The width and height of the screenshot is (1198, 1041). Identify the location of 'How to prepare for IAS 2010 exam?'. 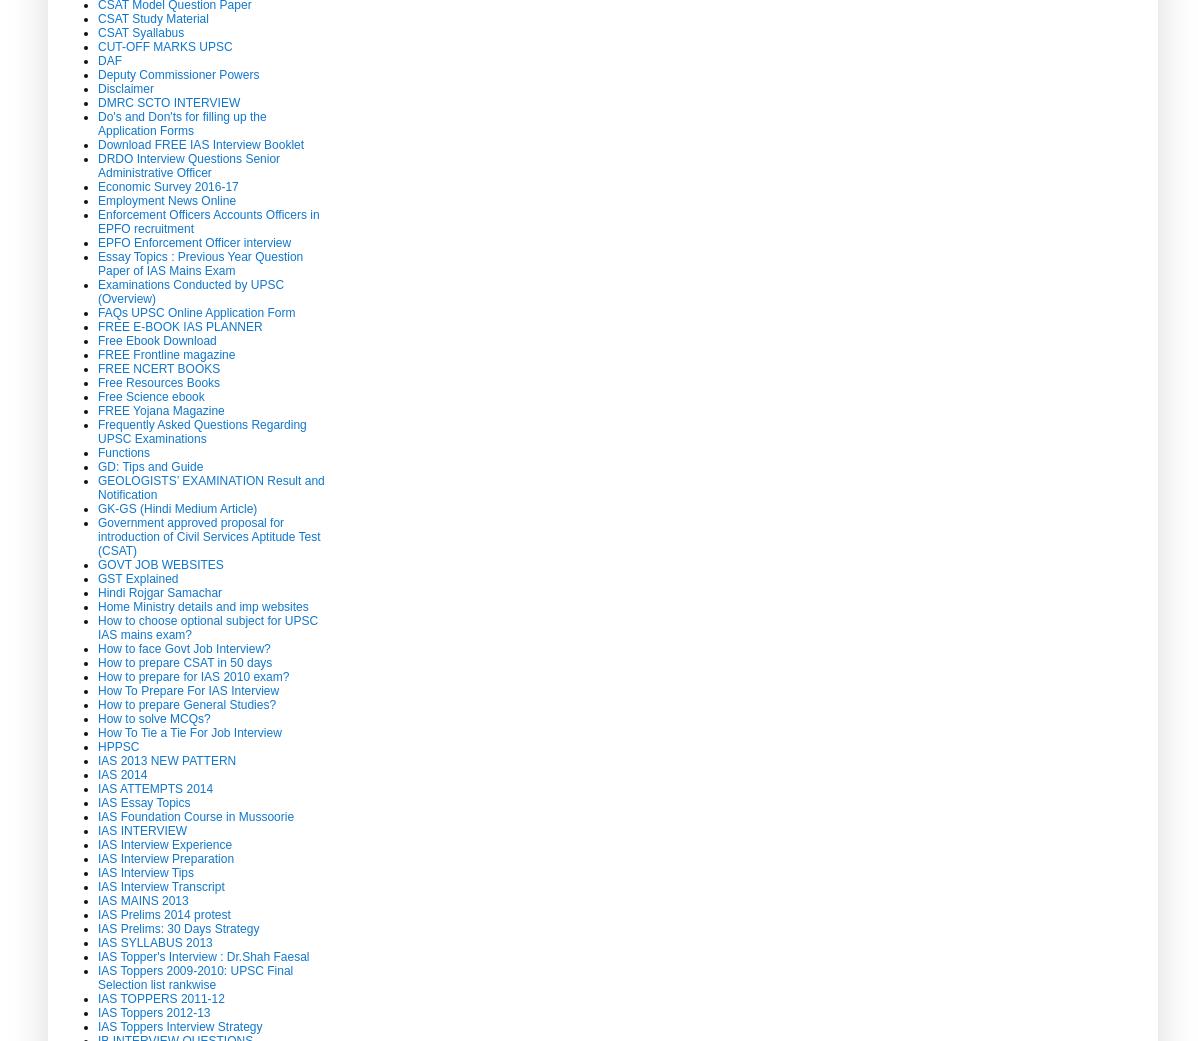
(192, 675).